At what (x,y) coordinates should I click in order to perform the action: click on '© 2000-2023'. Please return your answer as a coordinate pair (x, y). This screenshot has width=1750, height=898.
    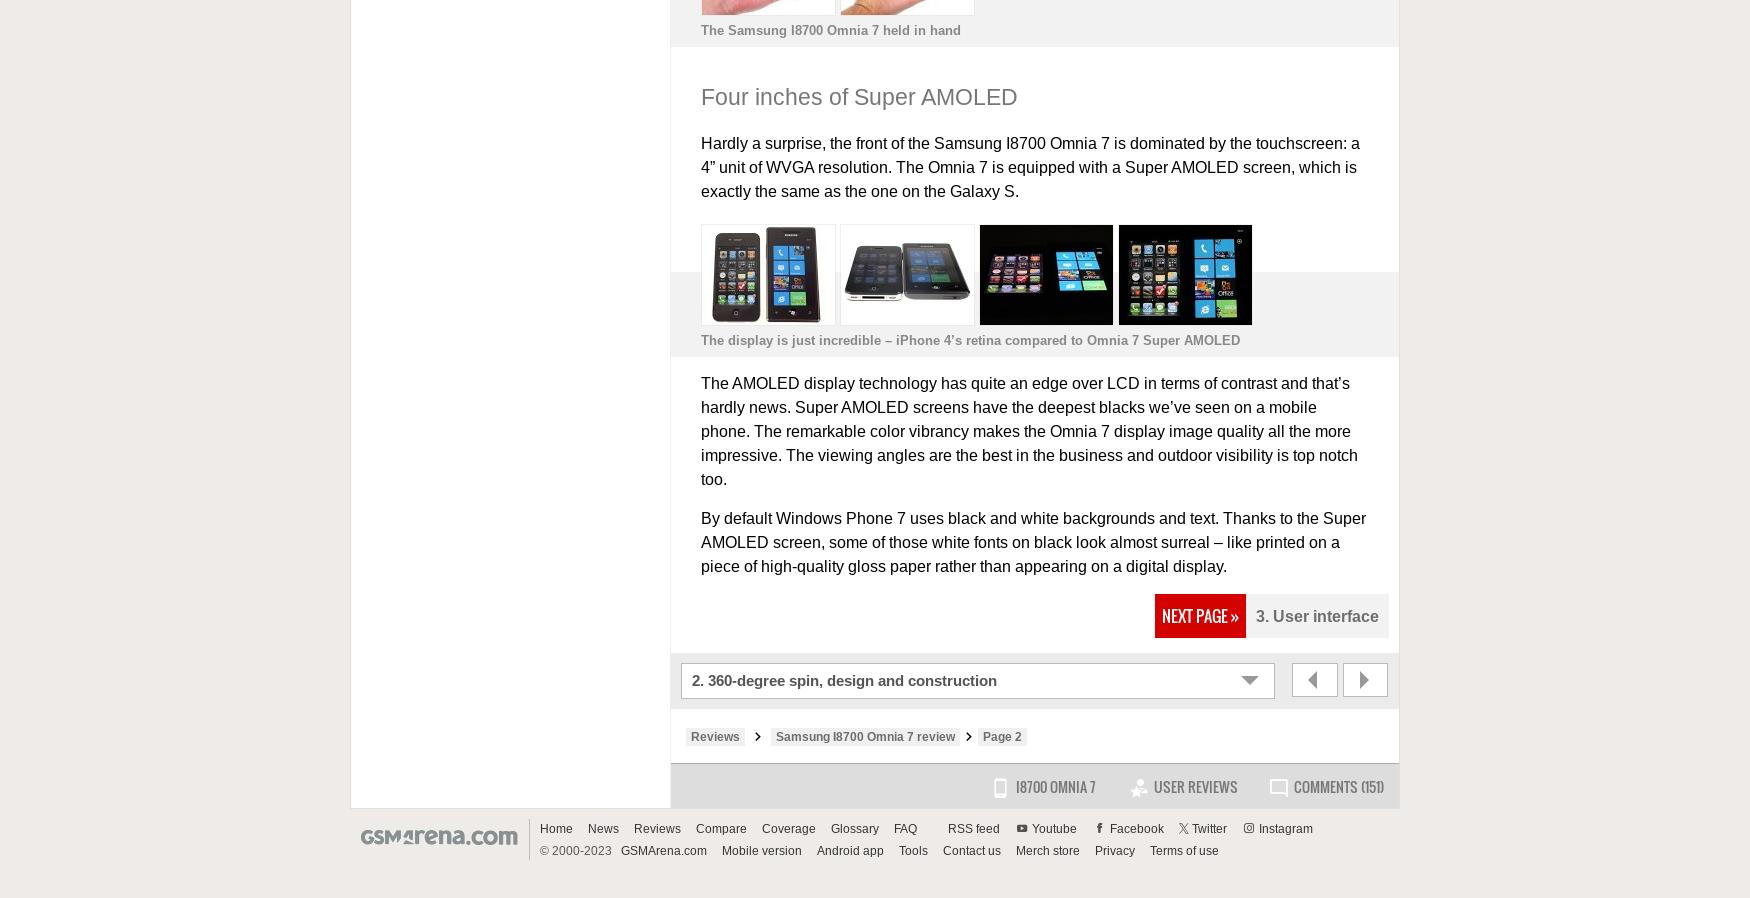
    Looking at the image, I should click on (576, 851).